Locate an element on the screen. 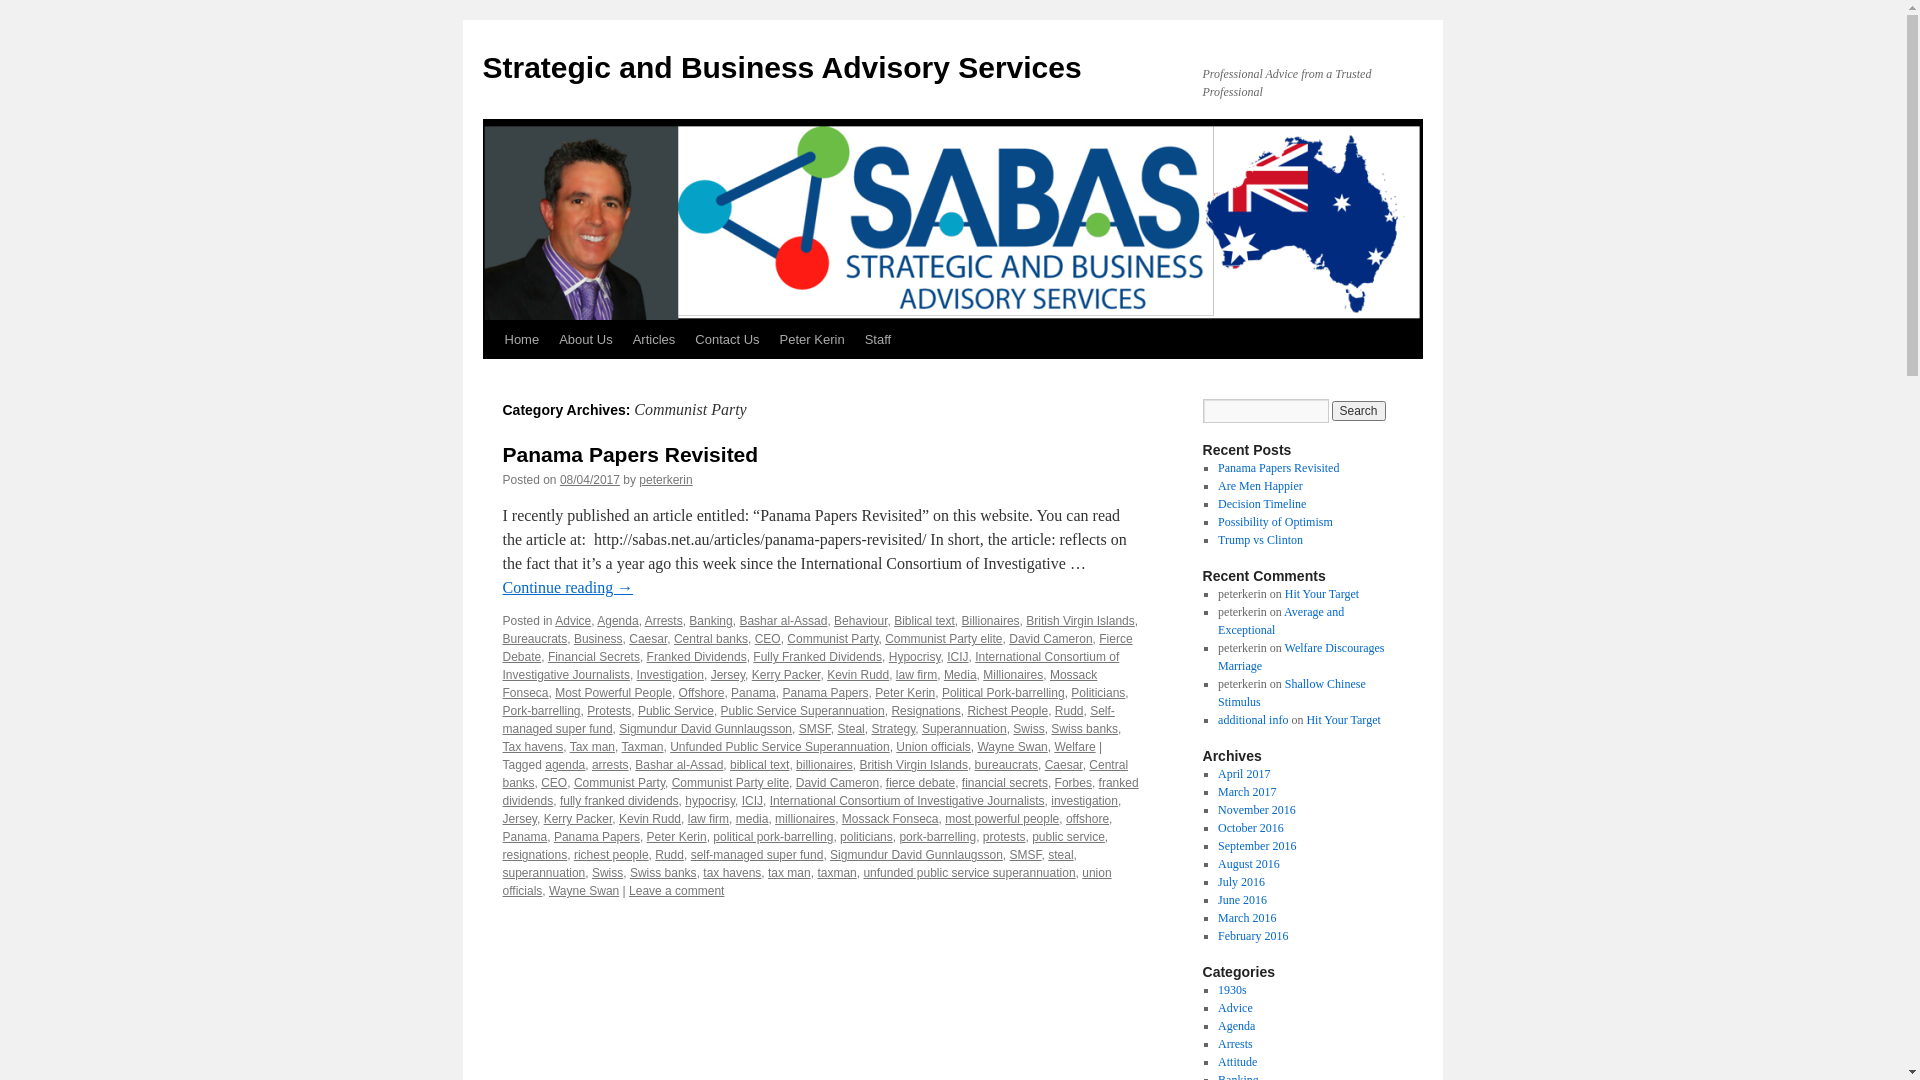  'Advice' is located at coordinates (571, 620).